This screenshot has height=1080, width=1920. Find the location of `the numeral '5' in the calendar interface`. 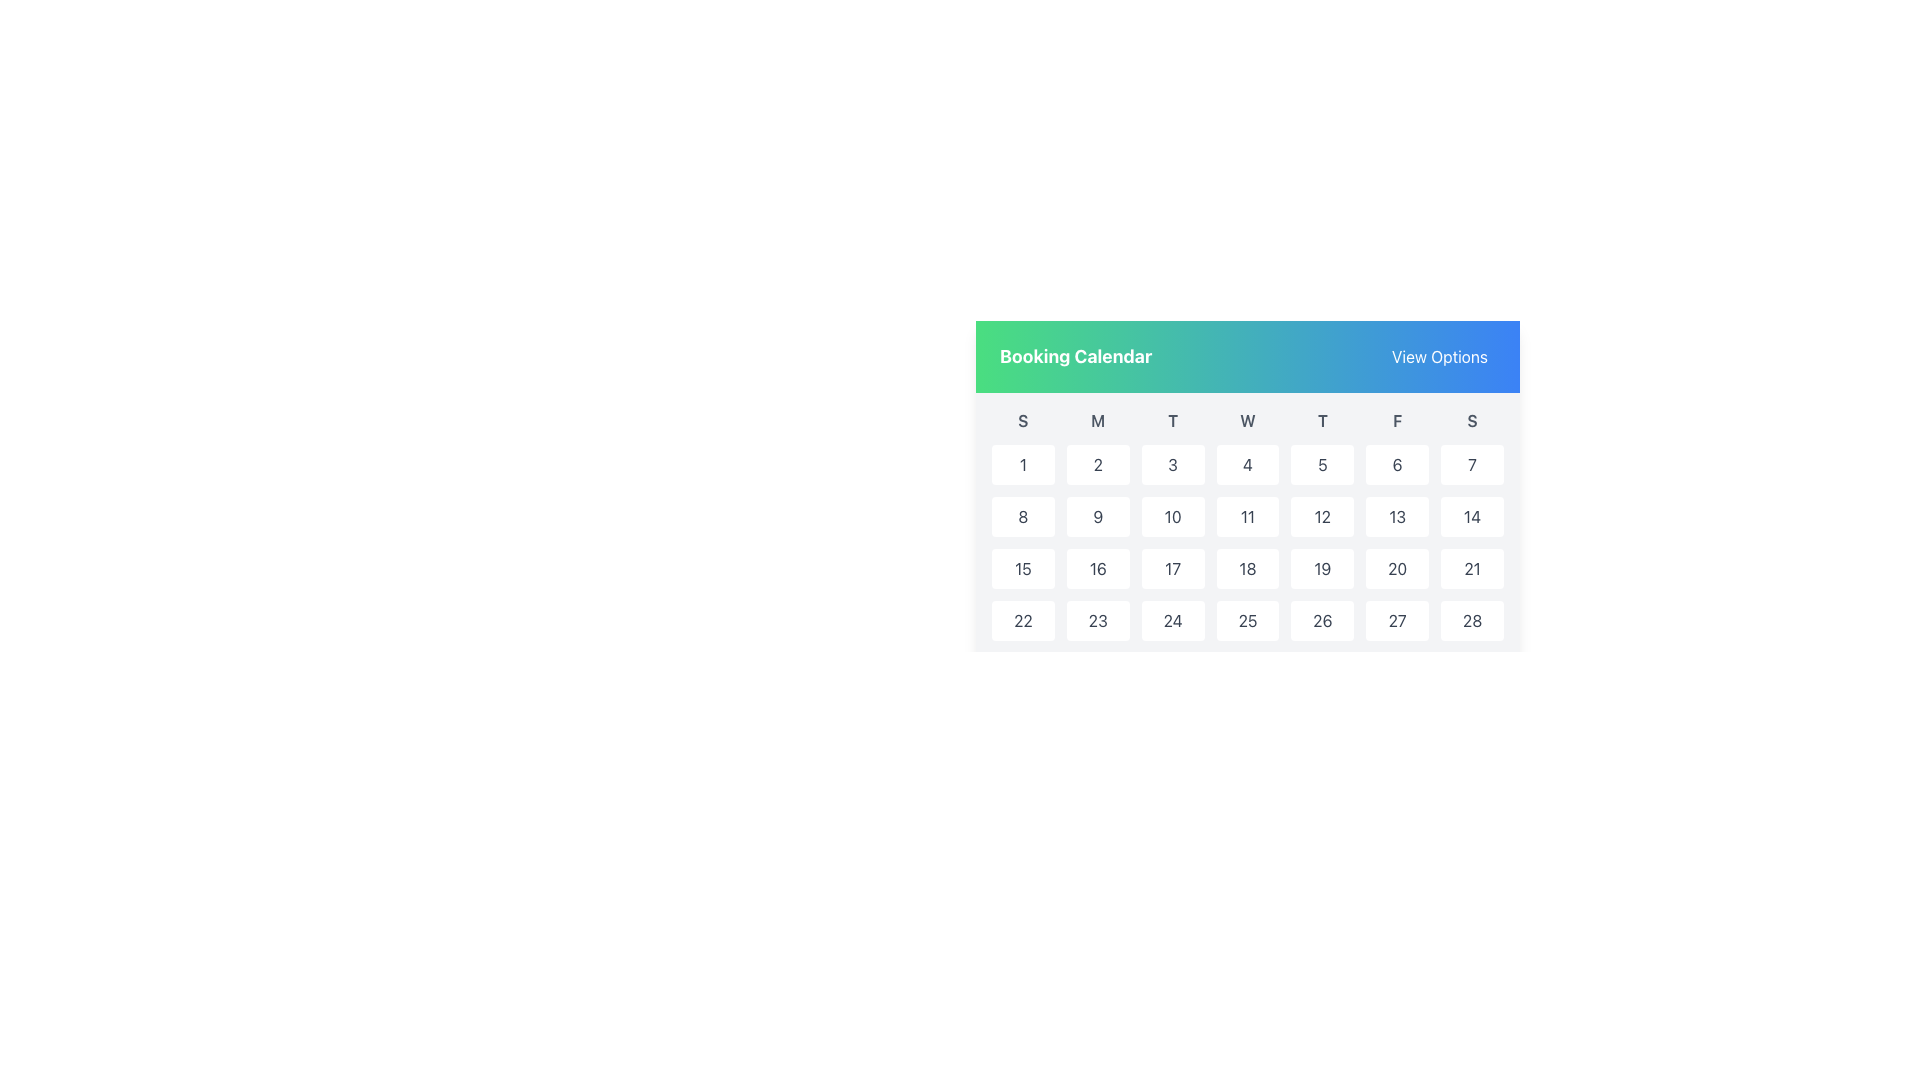

the numeral '5' in the calendar interface is located at coordinates (1322, 465).